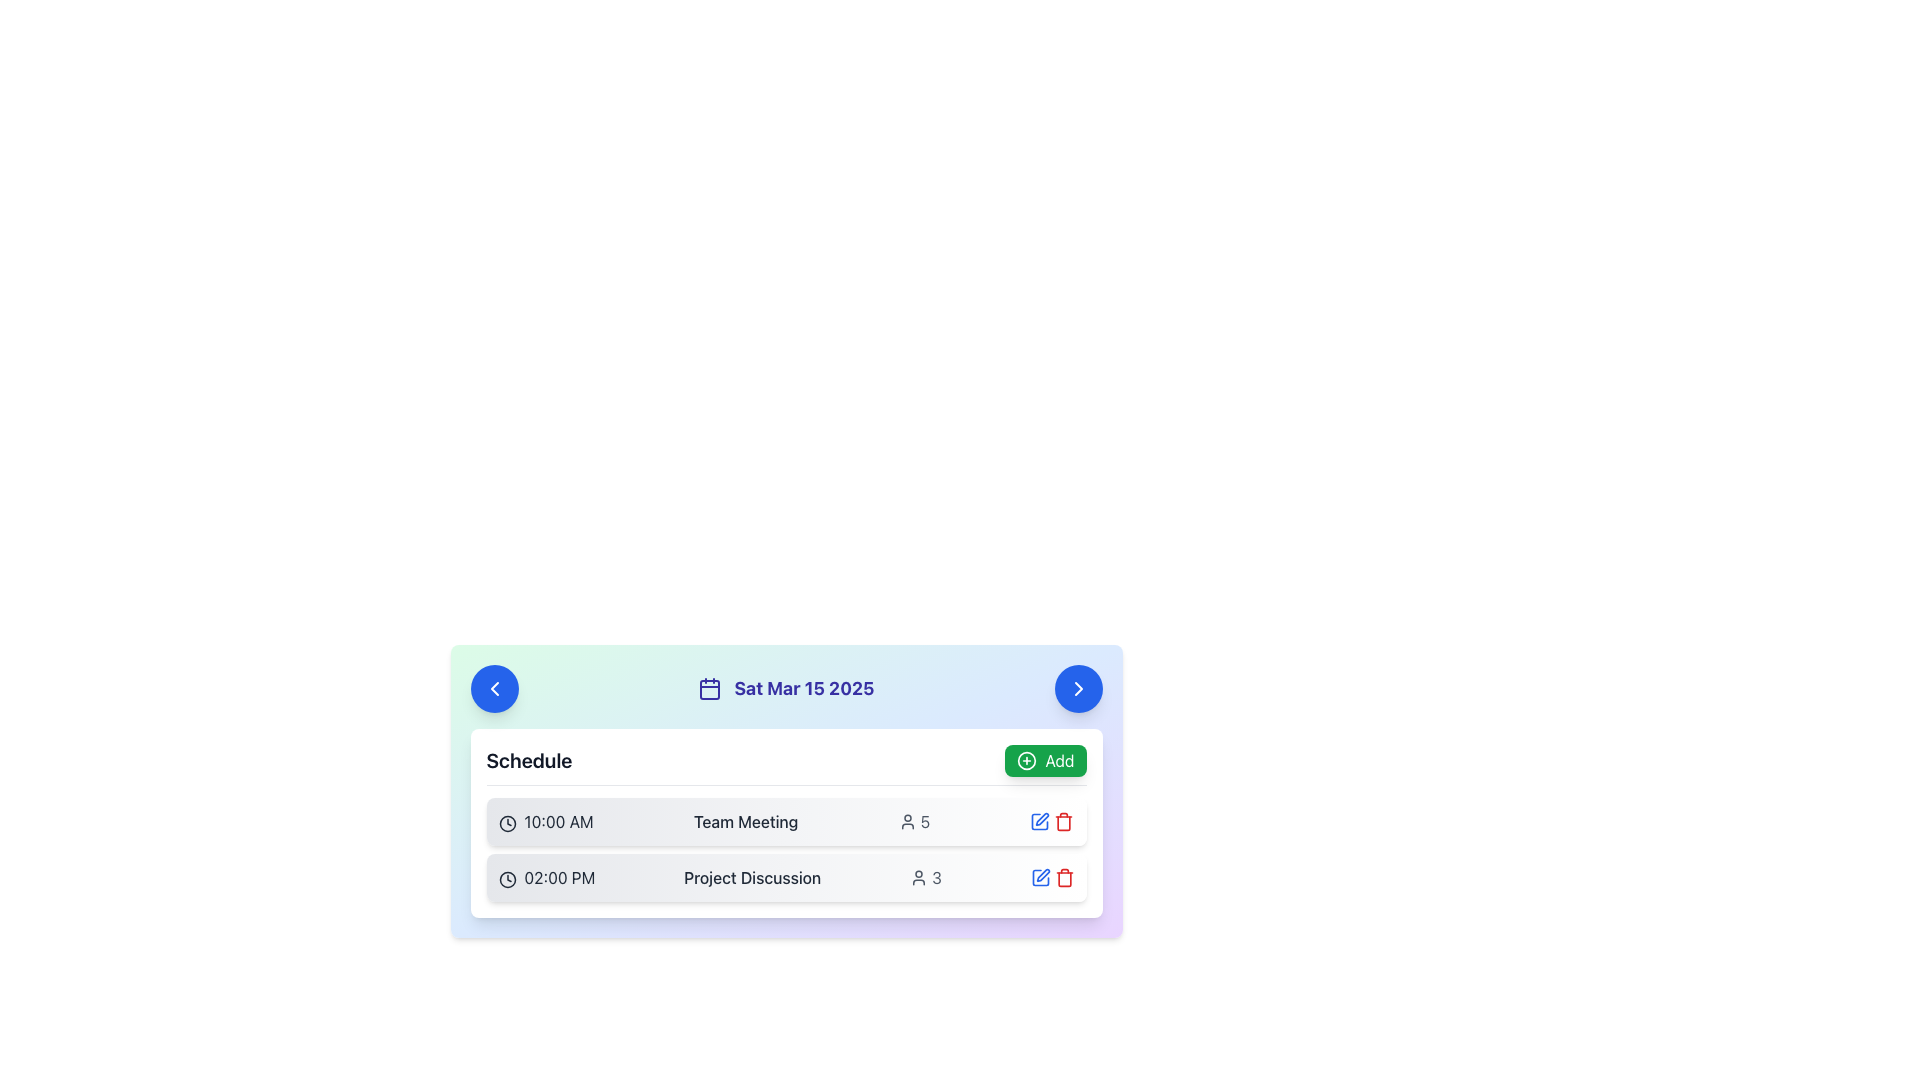 The width and height of the screenshot is (1920, 1080). What do you see at coordinates (924, 877) in the screenshot?
I see `information displayed in the composite element that combines a user icon and the numeral '3', located in the second row of the schedule list next to the 'Project Discussion' text` at bounding box center [924, 877].